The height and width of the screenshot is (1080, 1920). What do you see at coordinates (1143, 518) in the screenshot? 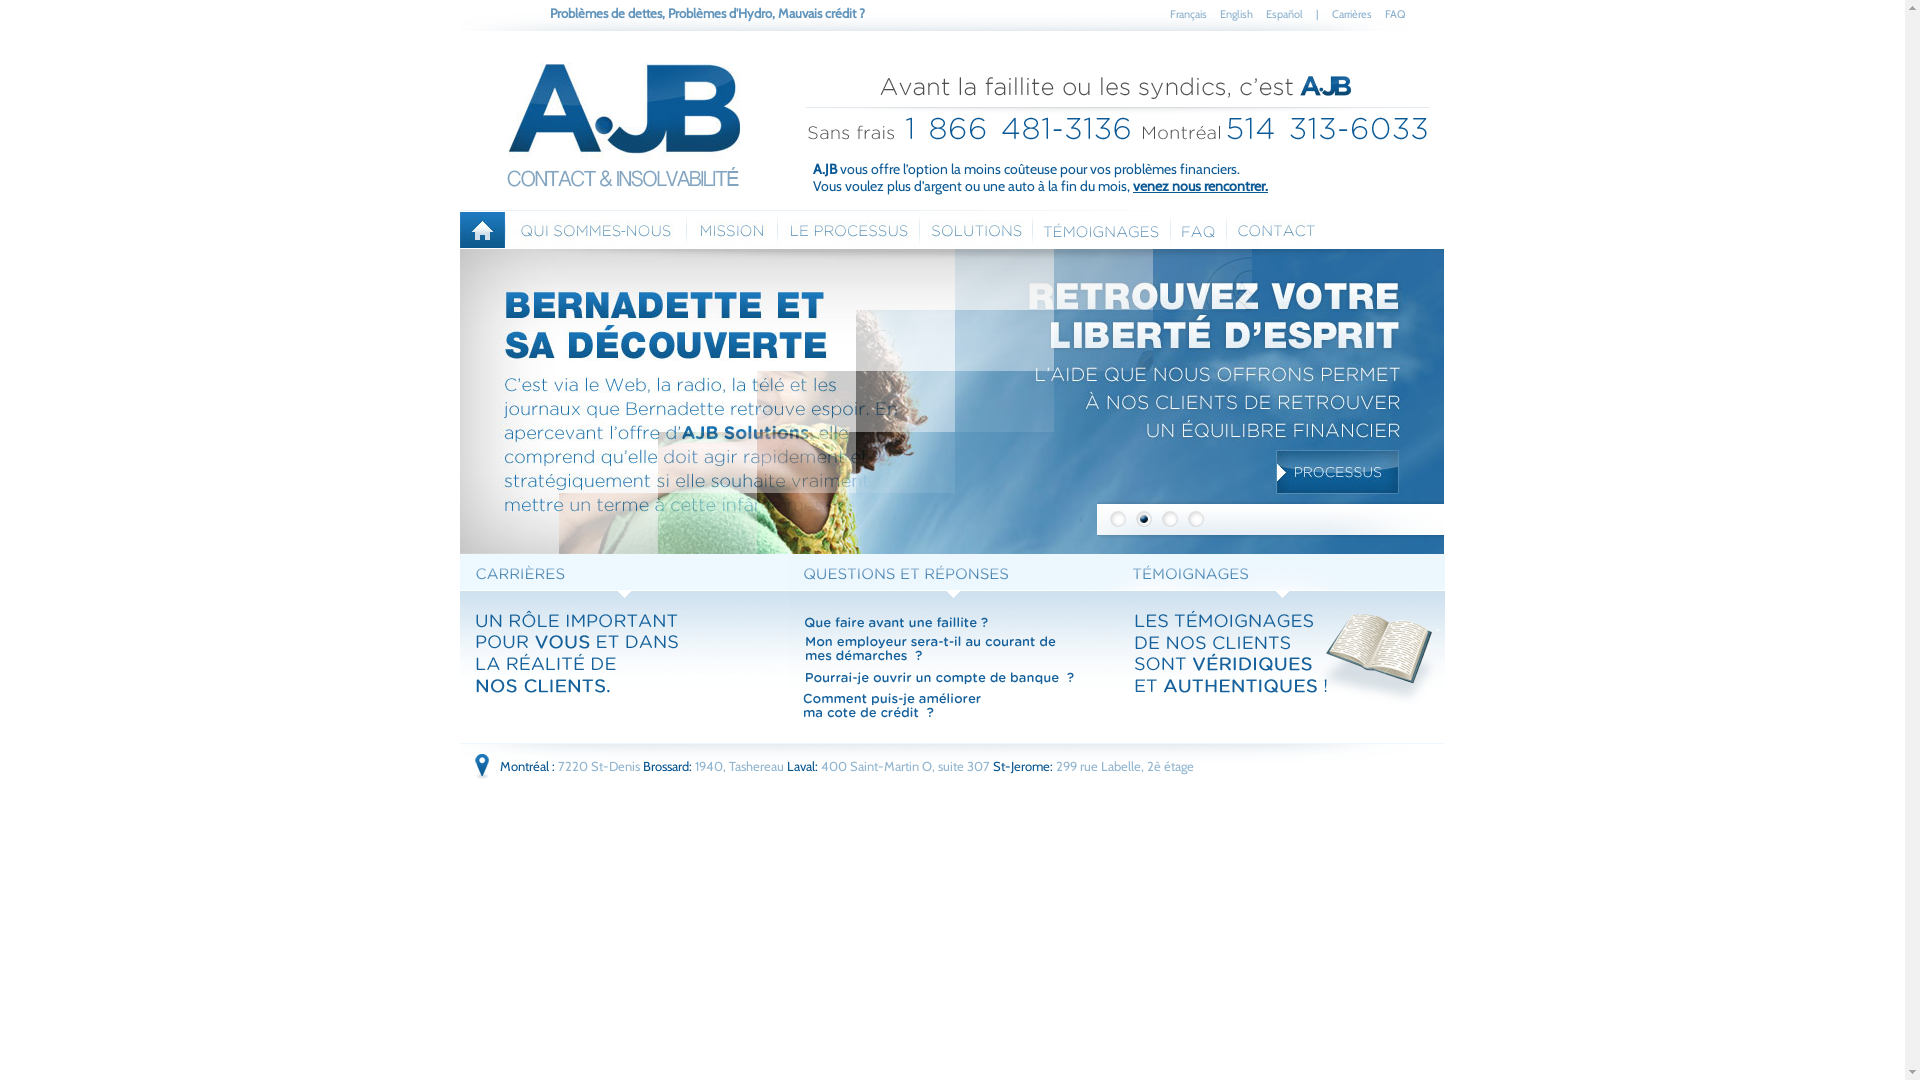
I see `'2'` at bounding box center [1143, 518].